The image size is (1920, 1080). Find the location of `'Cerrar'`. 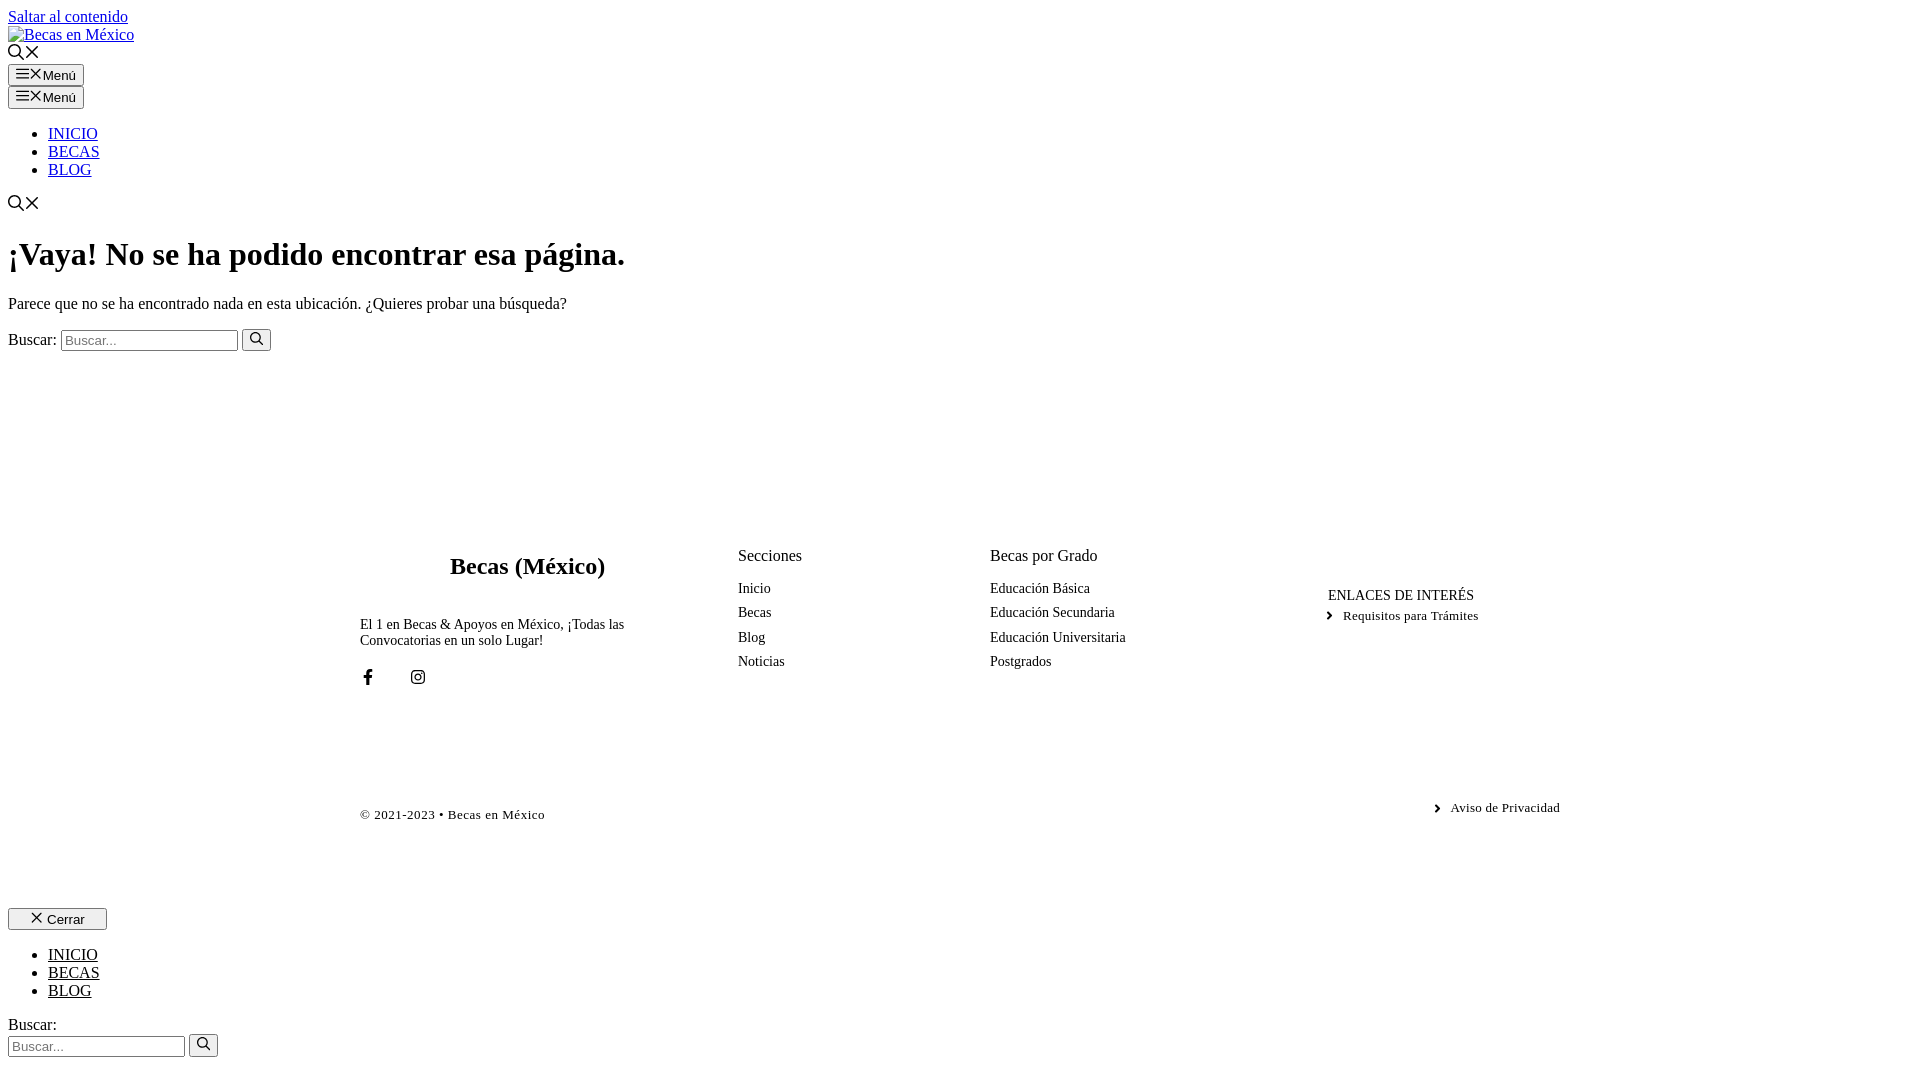

'Cerrar' is located at coordinates (57, 918).